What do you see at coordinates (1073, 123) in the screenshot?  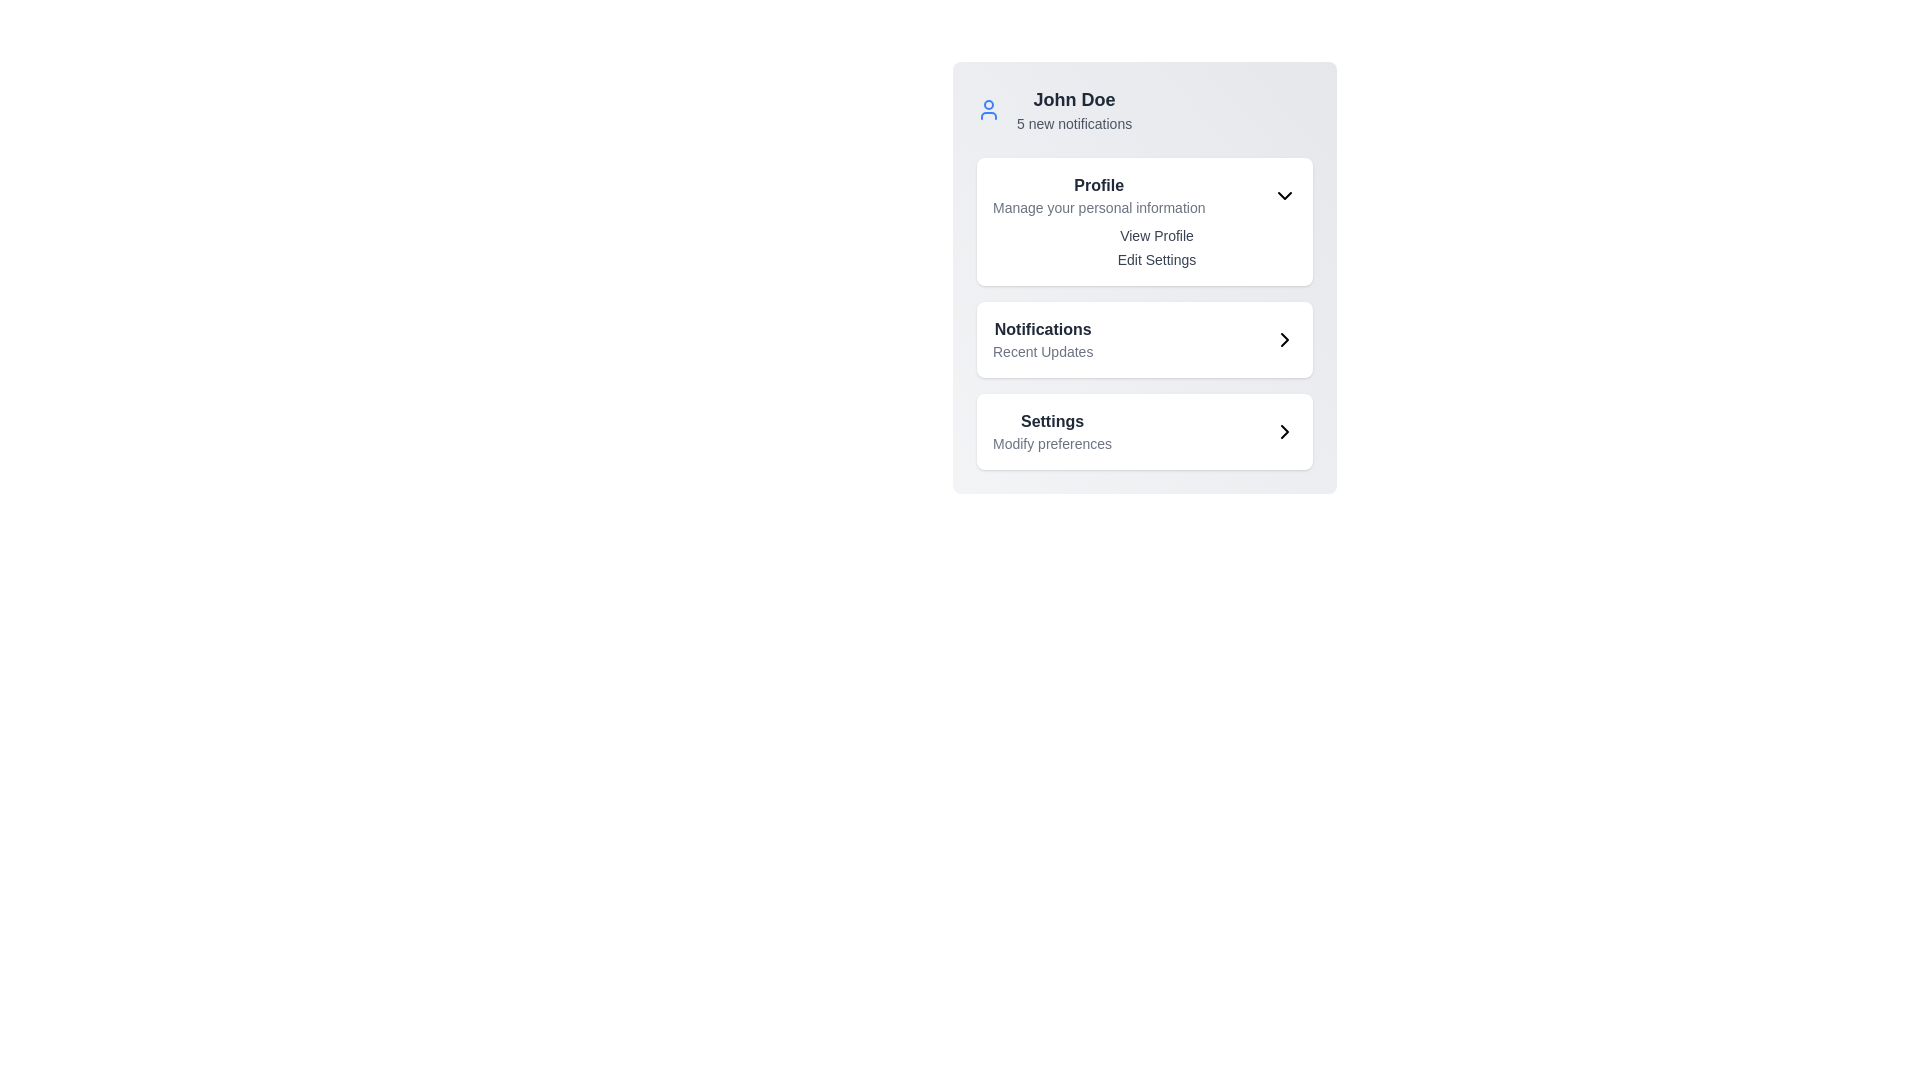 I see `notification count displayed in the text label that shows '5 new notifications' below 'John Doe'` at bounding box center [1073, 123].